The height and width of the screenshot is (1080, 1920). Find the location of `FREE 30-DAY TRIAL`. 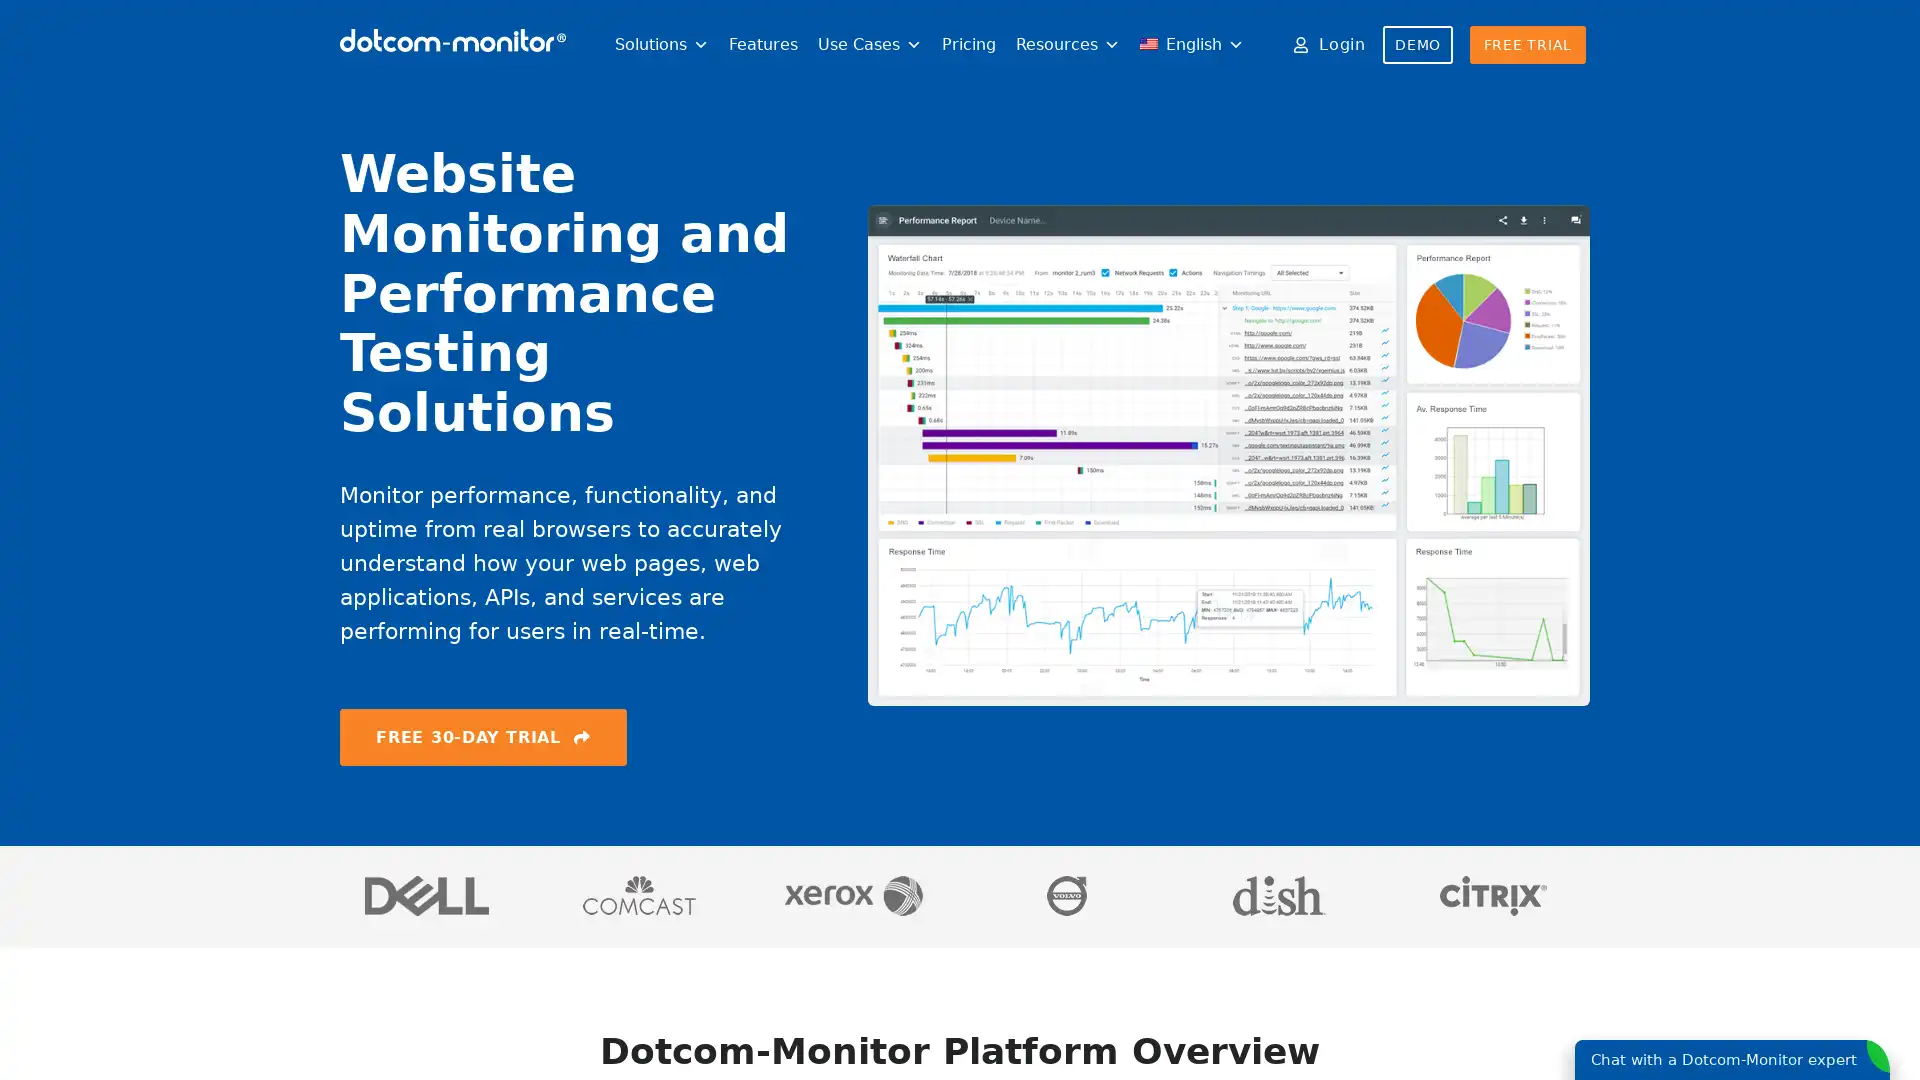

FREE 30-DAY TRIAL is located at coordinates (483, 736).